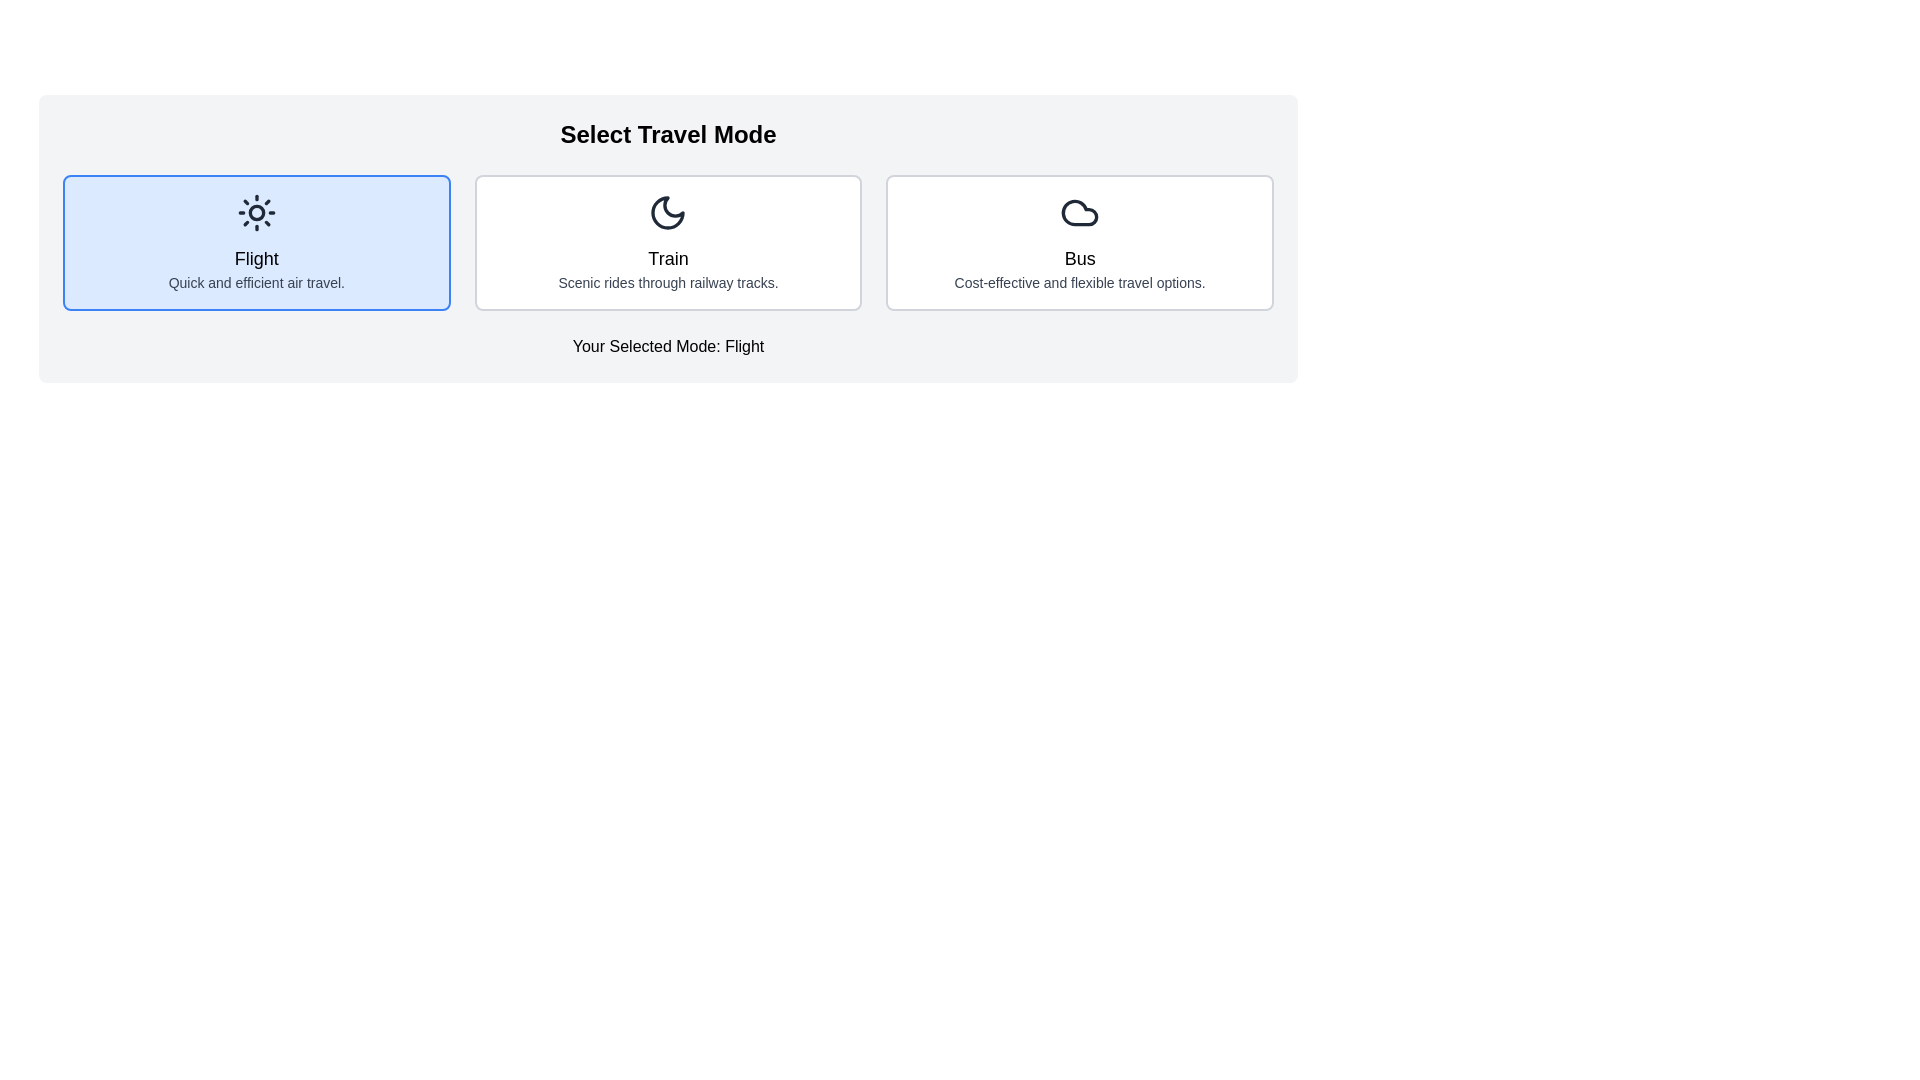  I want to click on the label that displays the phrase 'Your Selected Mode:' which is positioned to the left of the 'Flight' option indicator, so click(646, 345).